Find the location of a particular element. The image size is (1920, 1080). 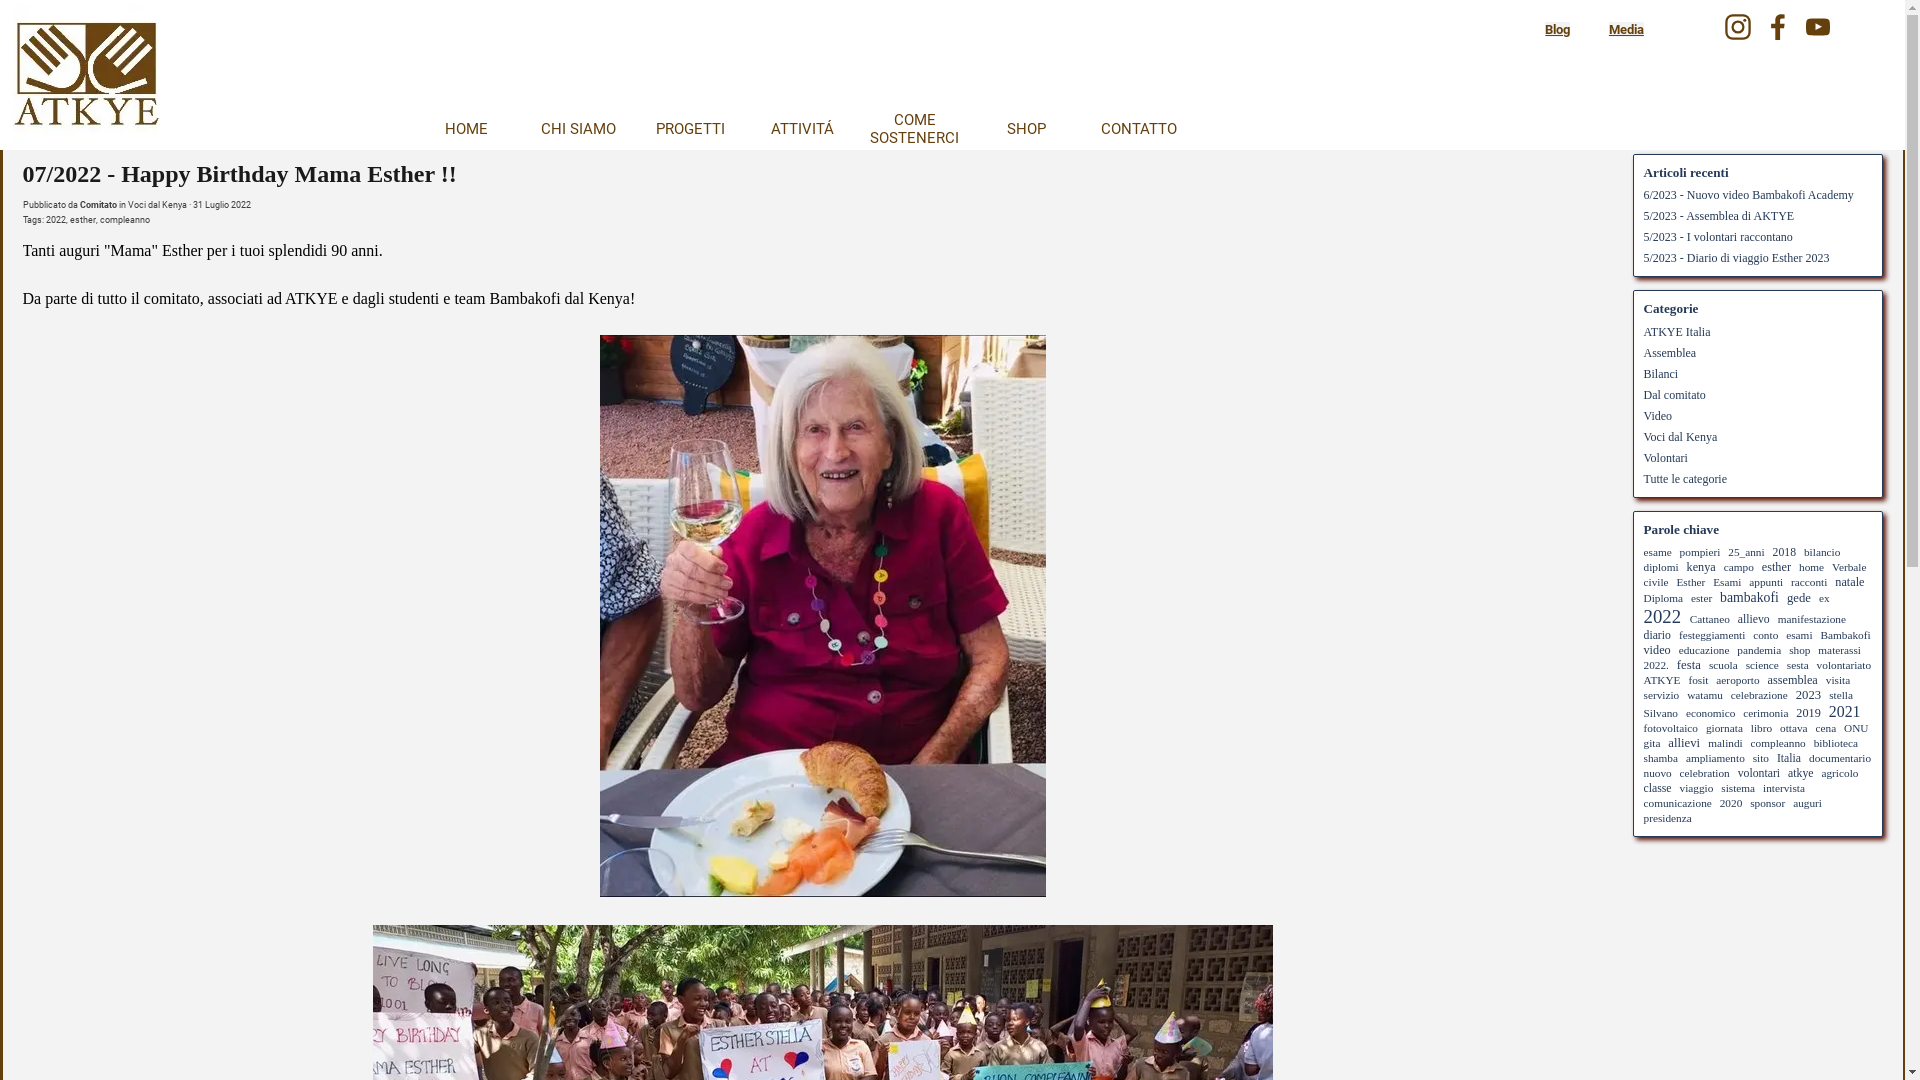

'2020' is located at coordinates (1730, 801).